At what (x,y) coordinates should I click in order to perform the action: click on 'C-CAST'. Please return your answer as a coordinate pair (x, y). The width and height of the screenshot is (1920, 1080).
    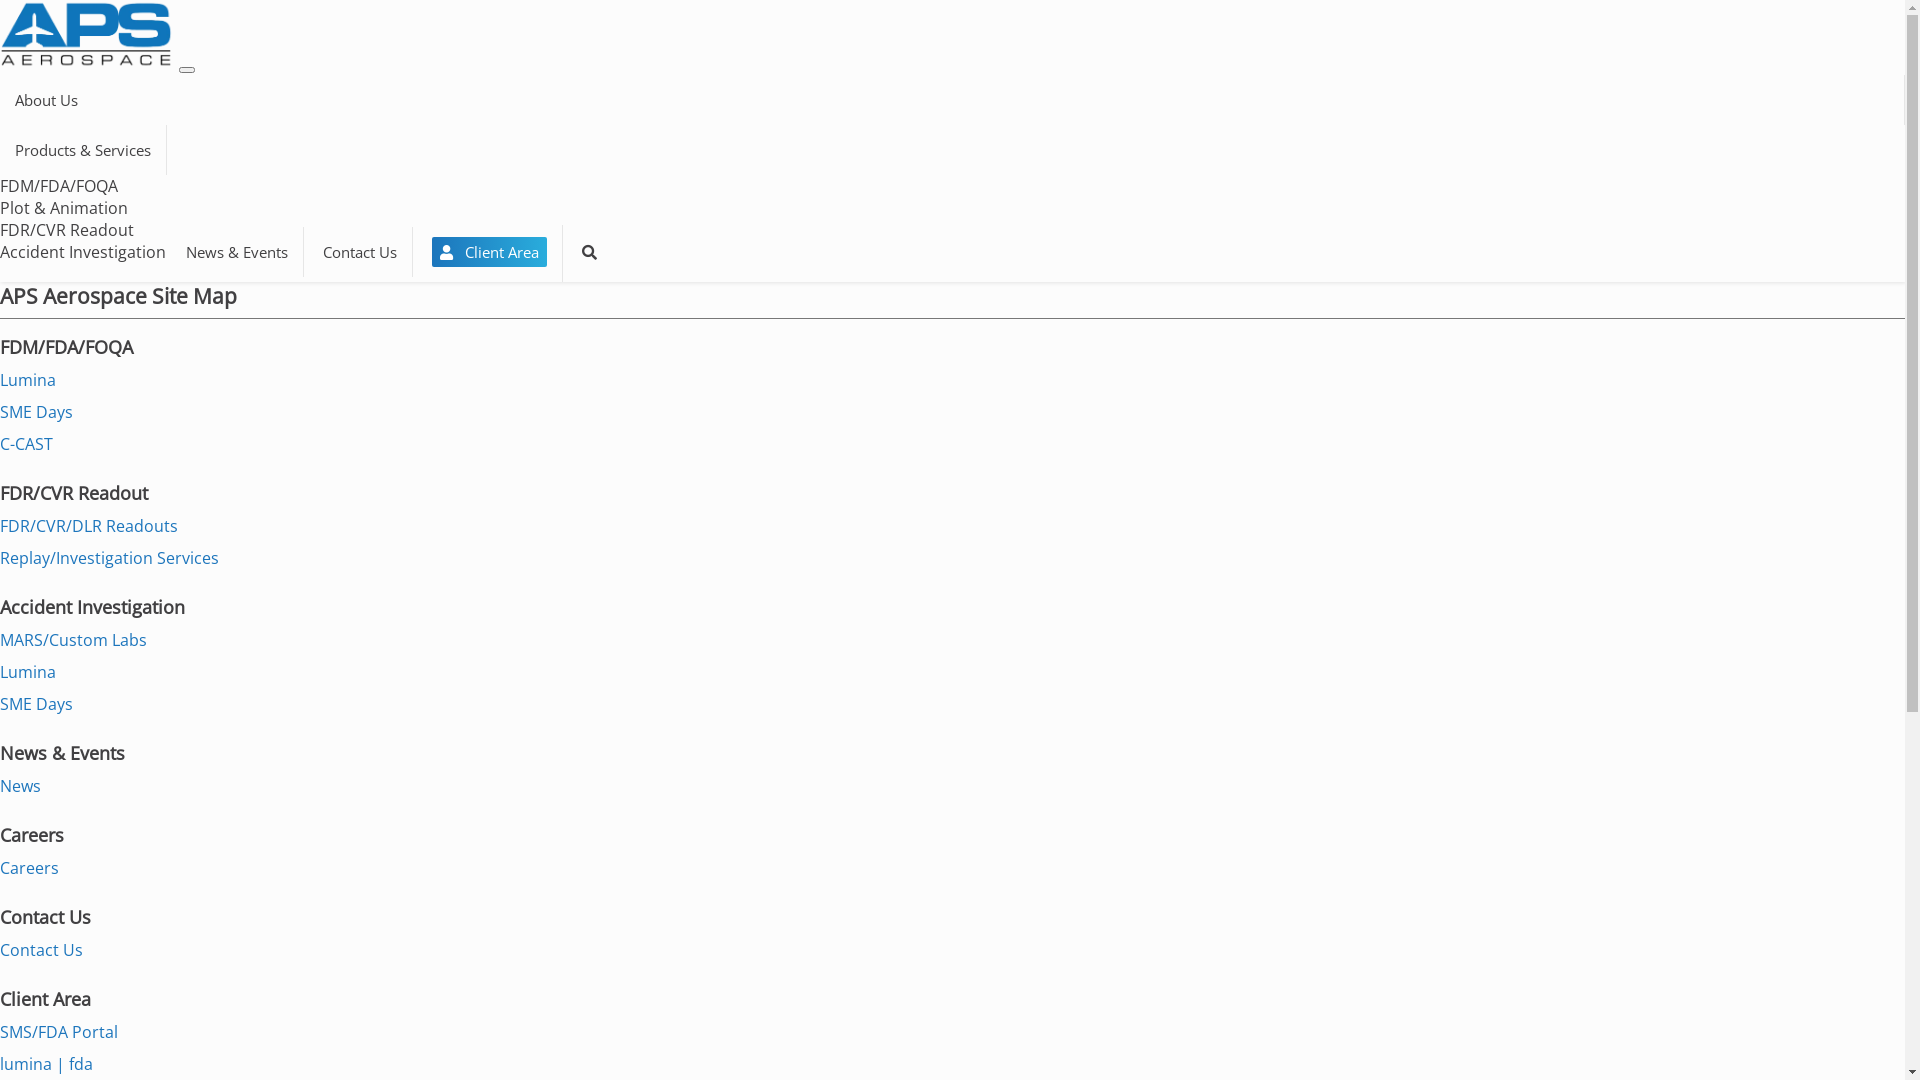
    Looking at the image, I should click on (26, 442).